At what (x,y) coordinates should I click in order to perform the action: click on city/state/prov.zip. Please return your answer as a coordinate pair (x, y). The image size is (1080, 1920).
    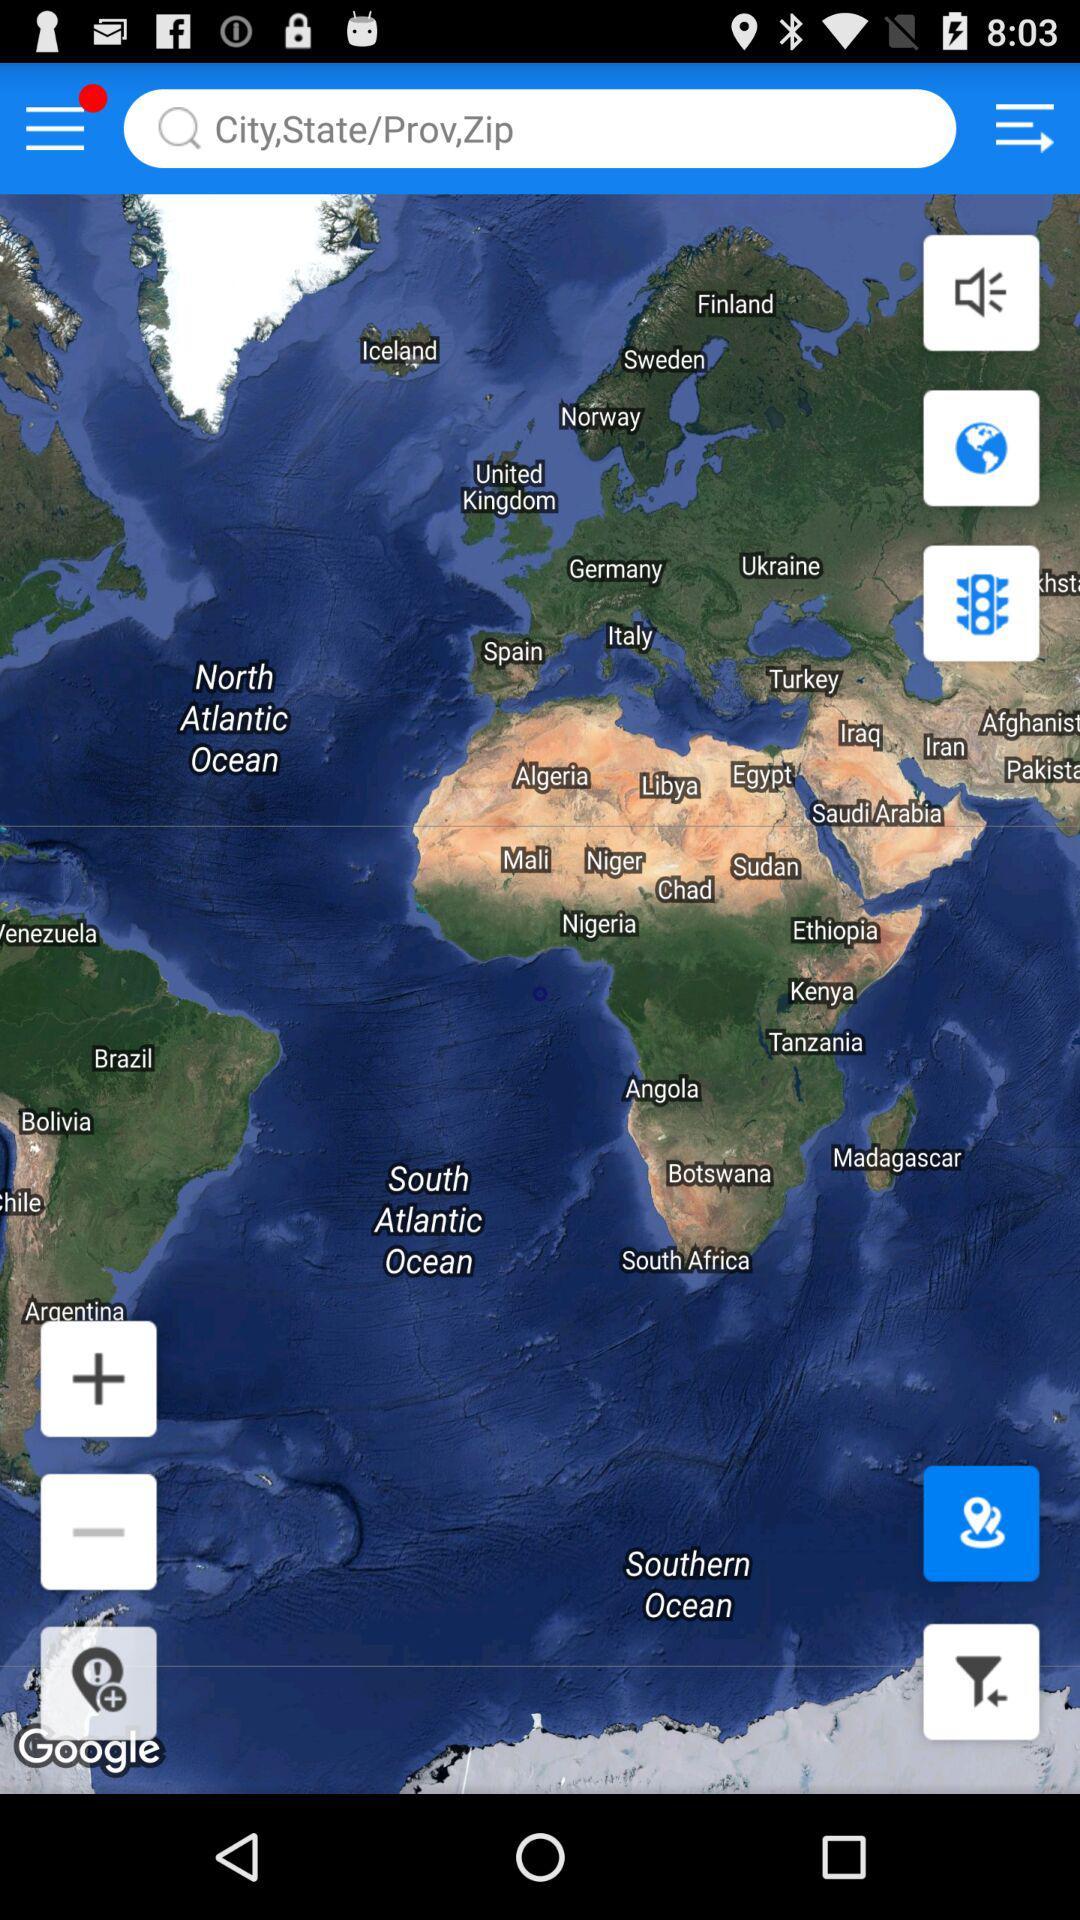
    Looking at the image, I should click on (540, 127).